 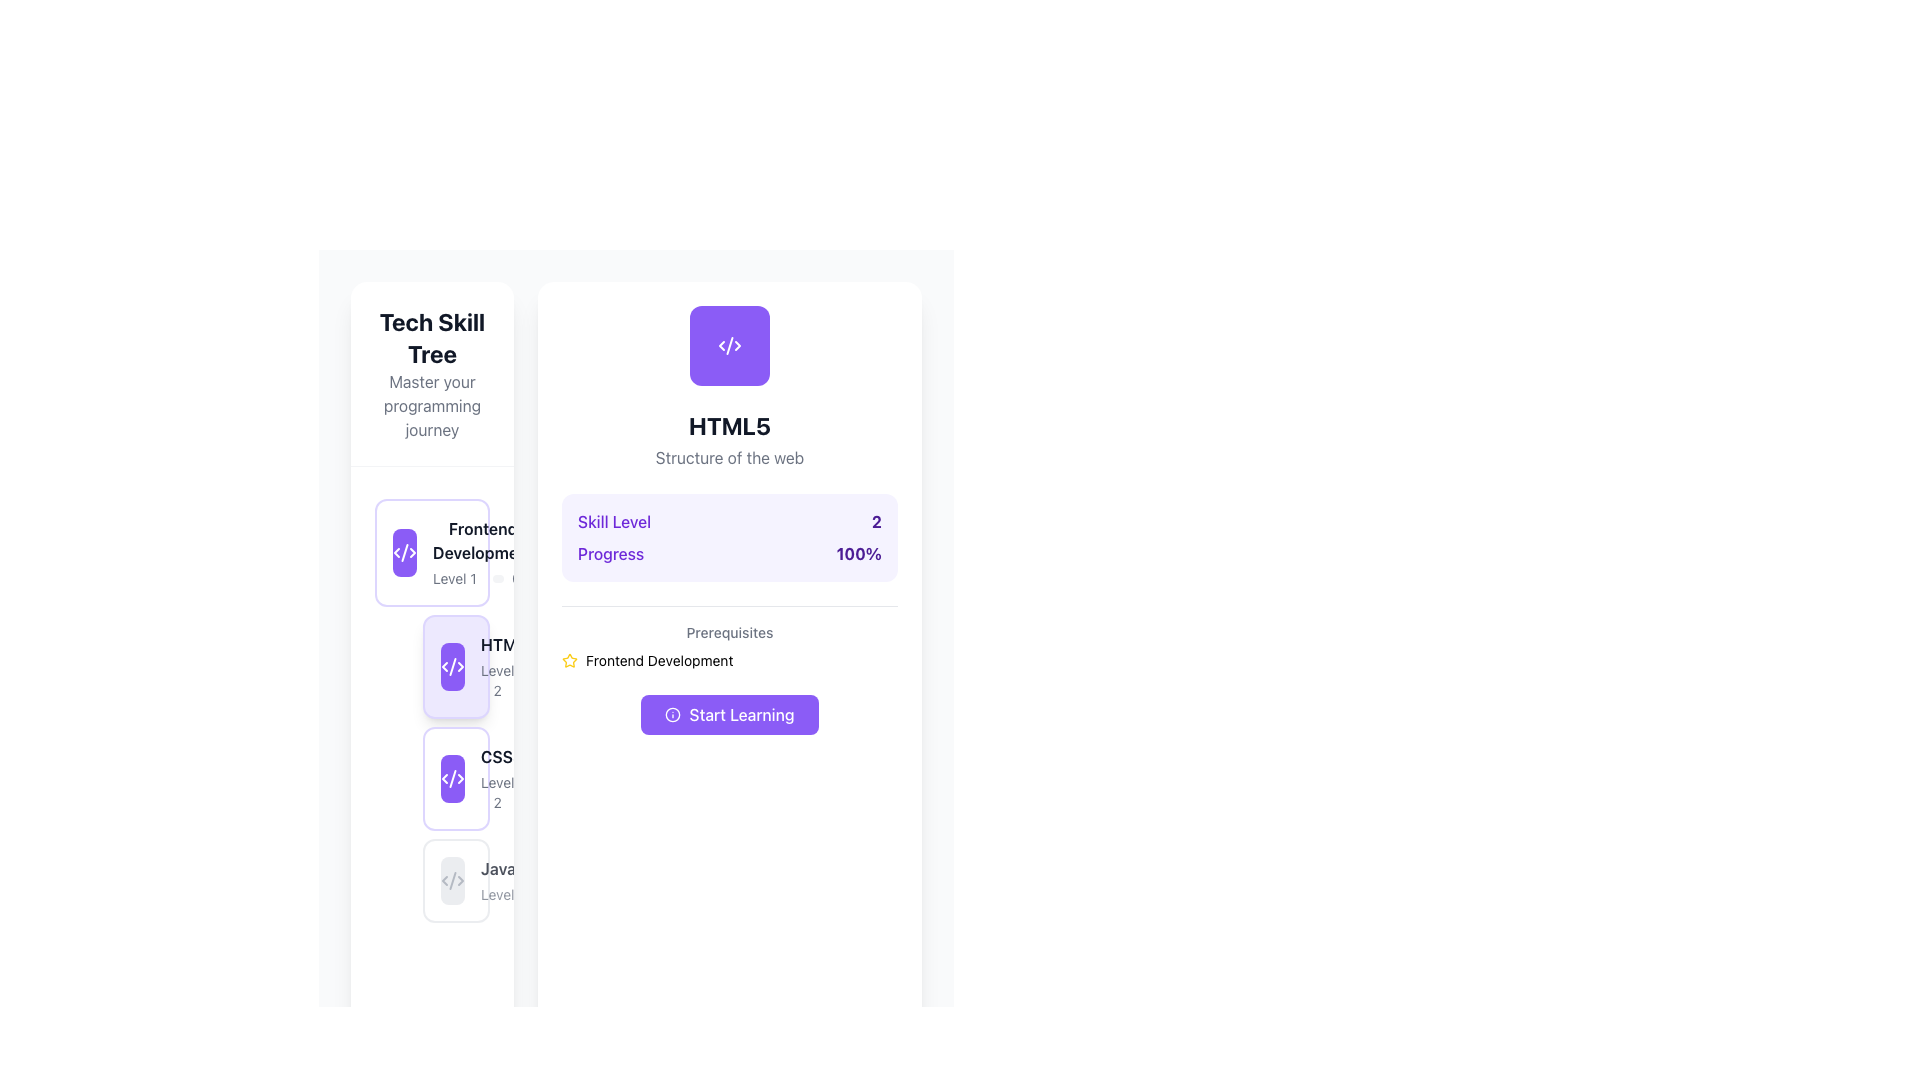 I want to click on the Text block displaying 'HTML5' and 'Structure of the web', so click(x=728, y=438).